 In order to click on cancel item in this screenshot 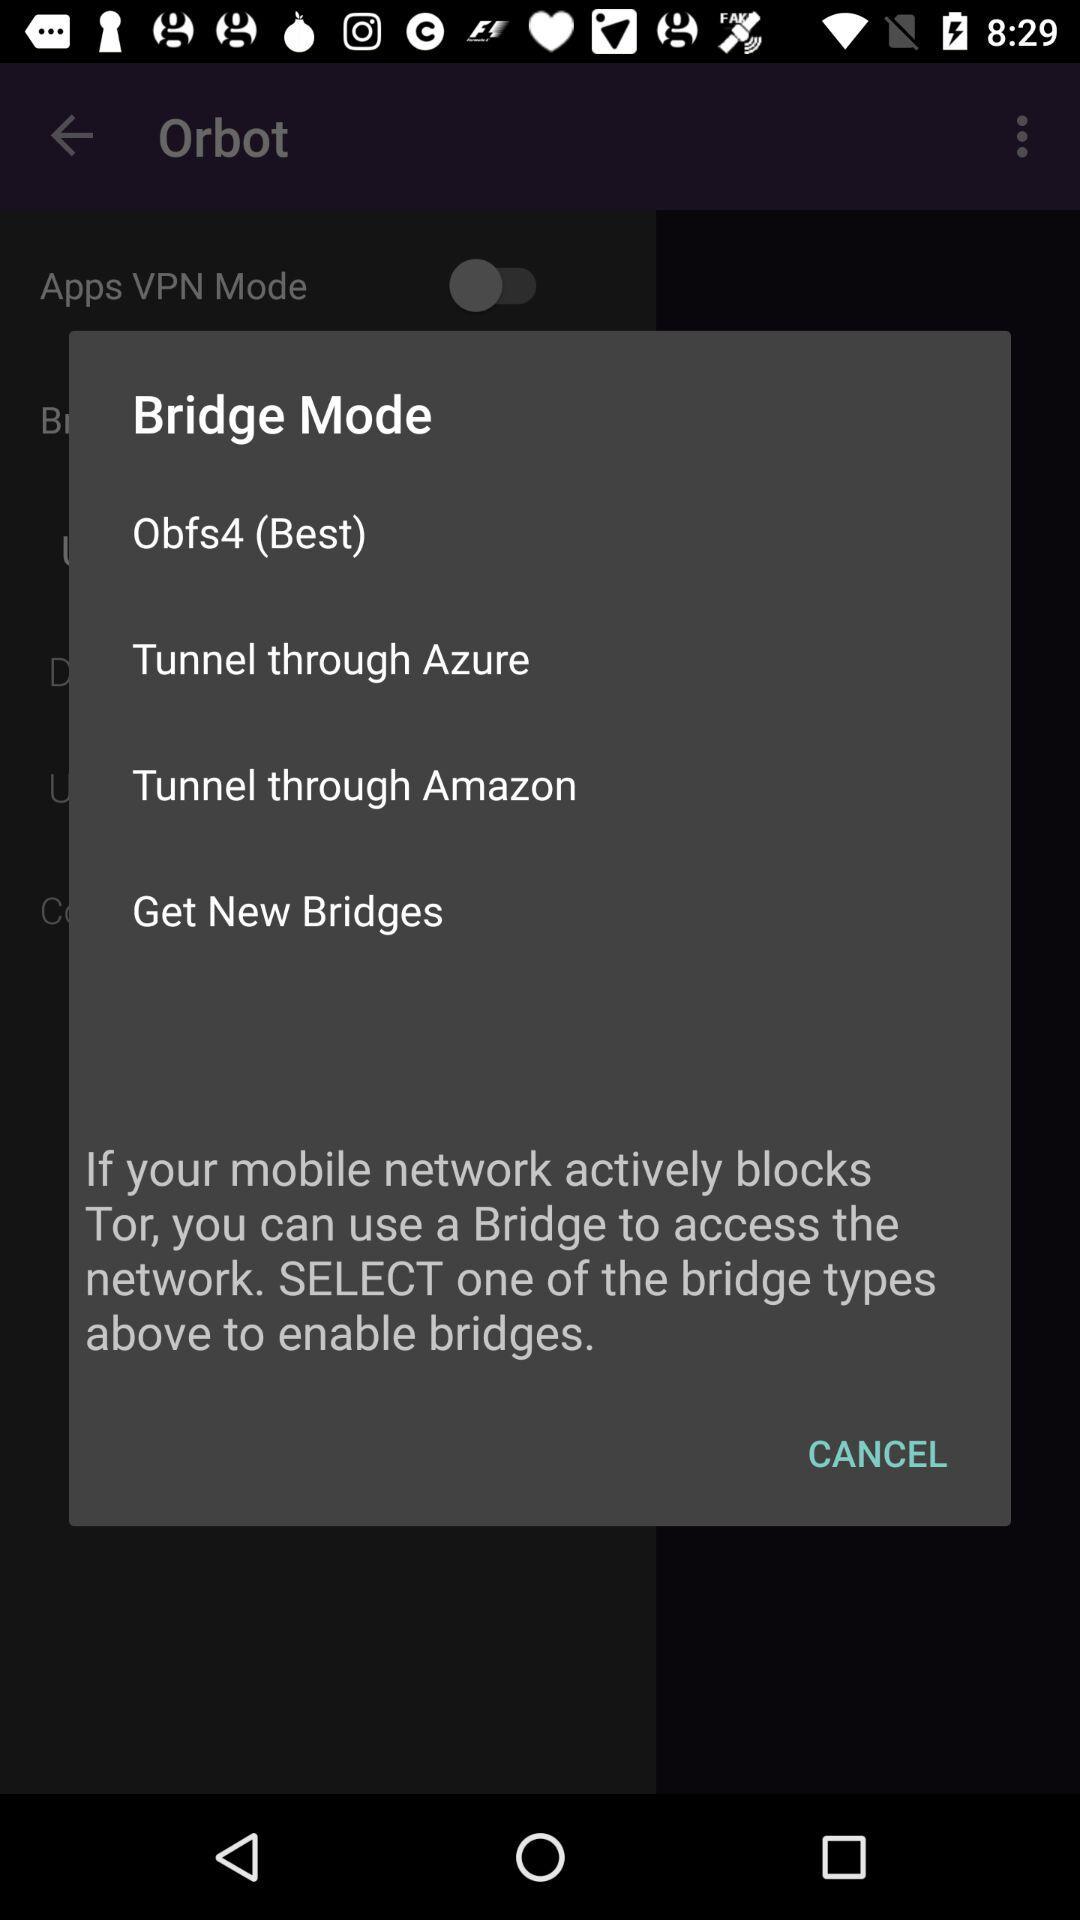, I will do `click(876, 1452)`.